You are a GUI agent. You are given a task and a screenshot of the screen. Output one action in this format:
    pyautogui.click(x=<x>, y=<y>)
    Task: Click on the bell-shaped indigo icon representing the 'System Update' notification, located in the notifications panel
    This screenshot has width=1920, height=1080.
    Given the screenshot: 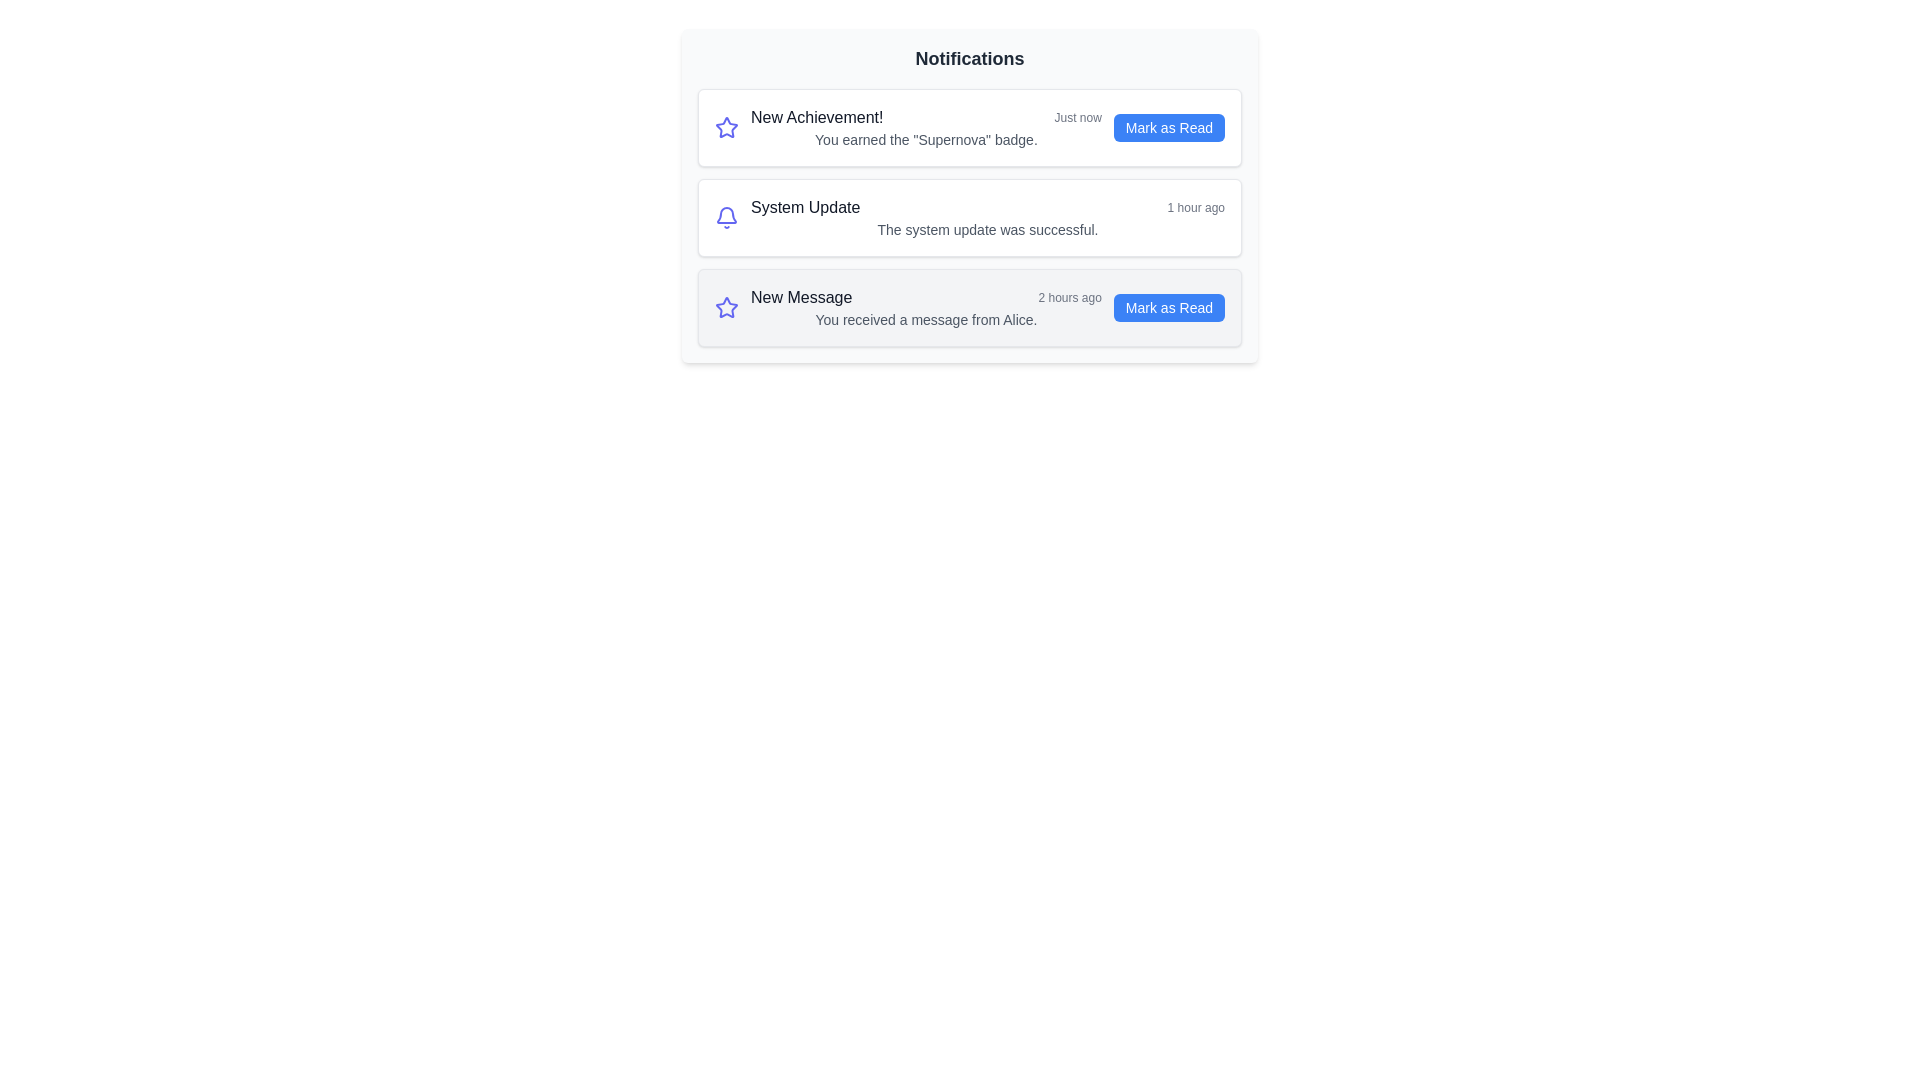 What is the action you would take?
    pyautogui.click(x=725, y=218)
    